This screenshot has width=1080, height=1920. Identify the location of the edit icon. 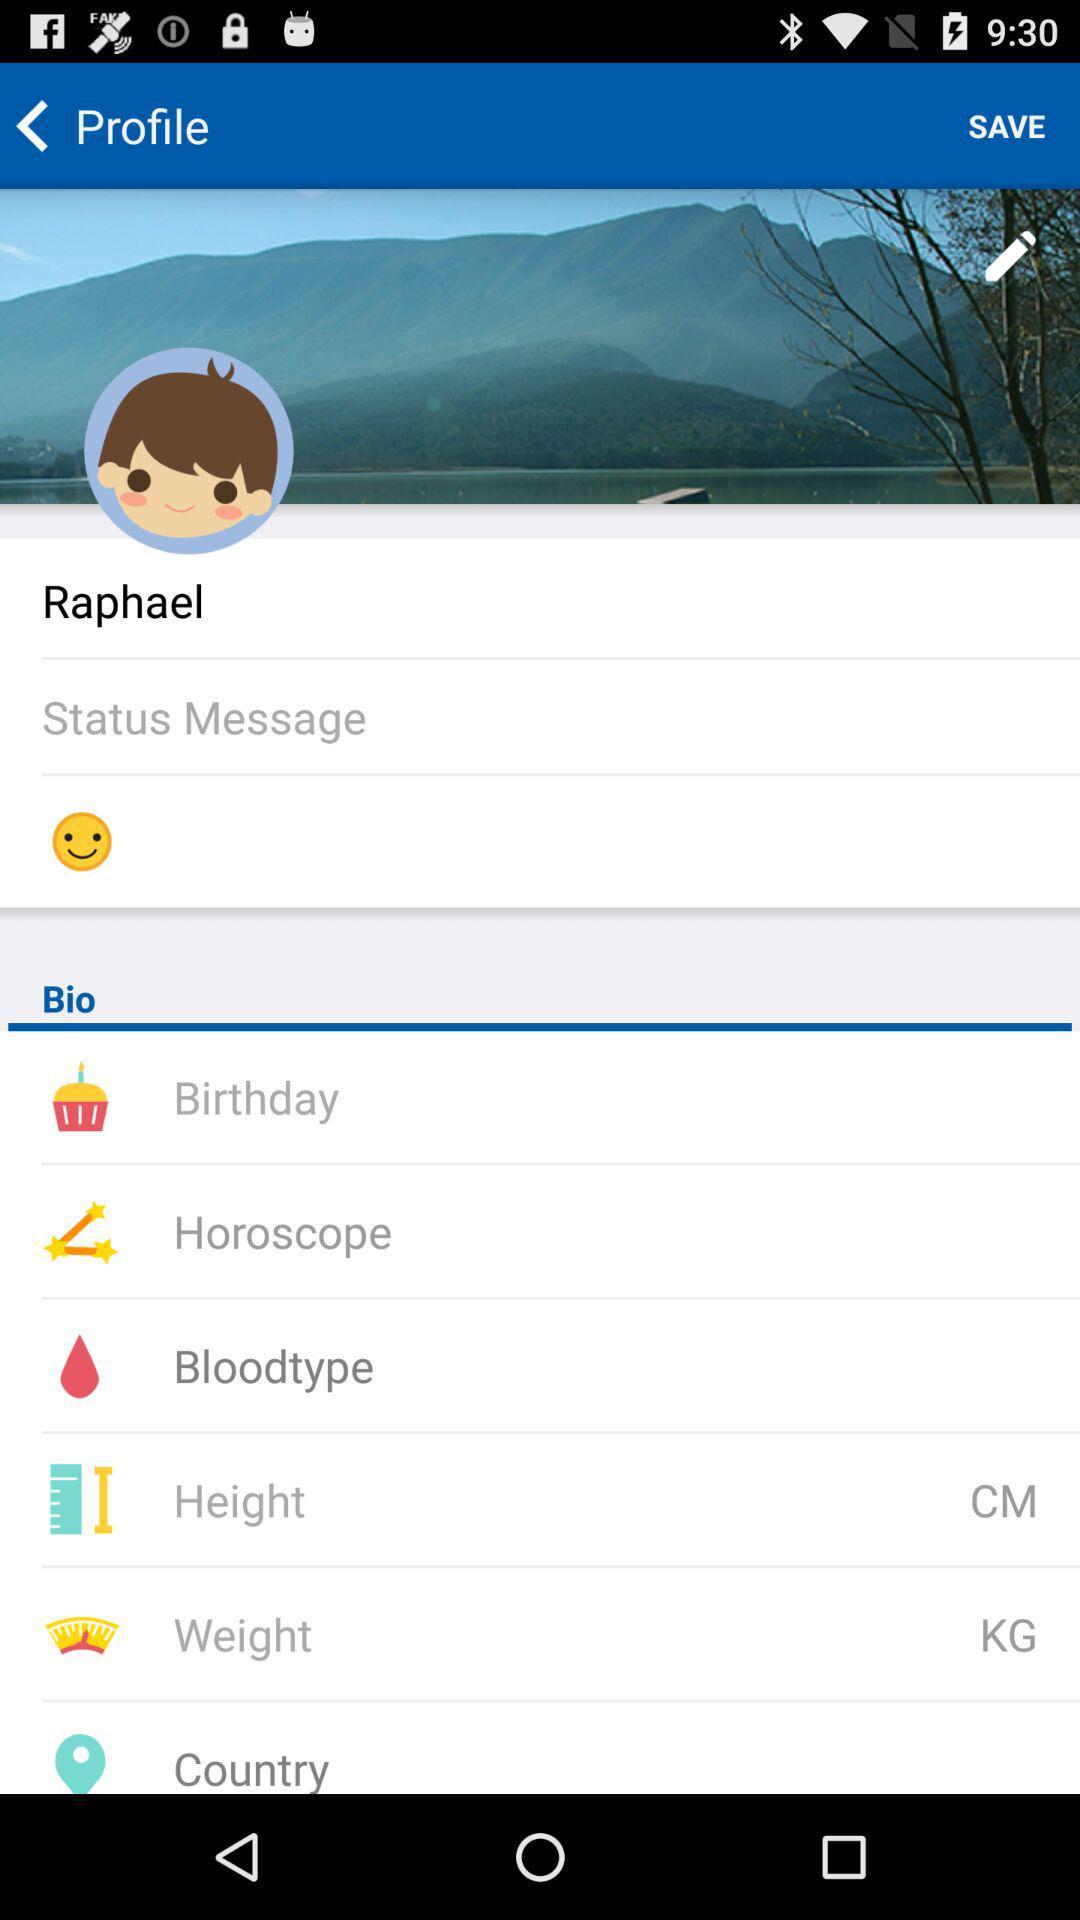
(1011, 274).